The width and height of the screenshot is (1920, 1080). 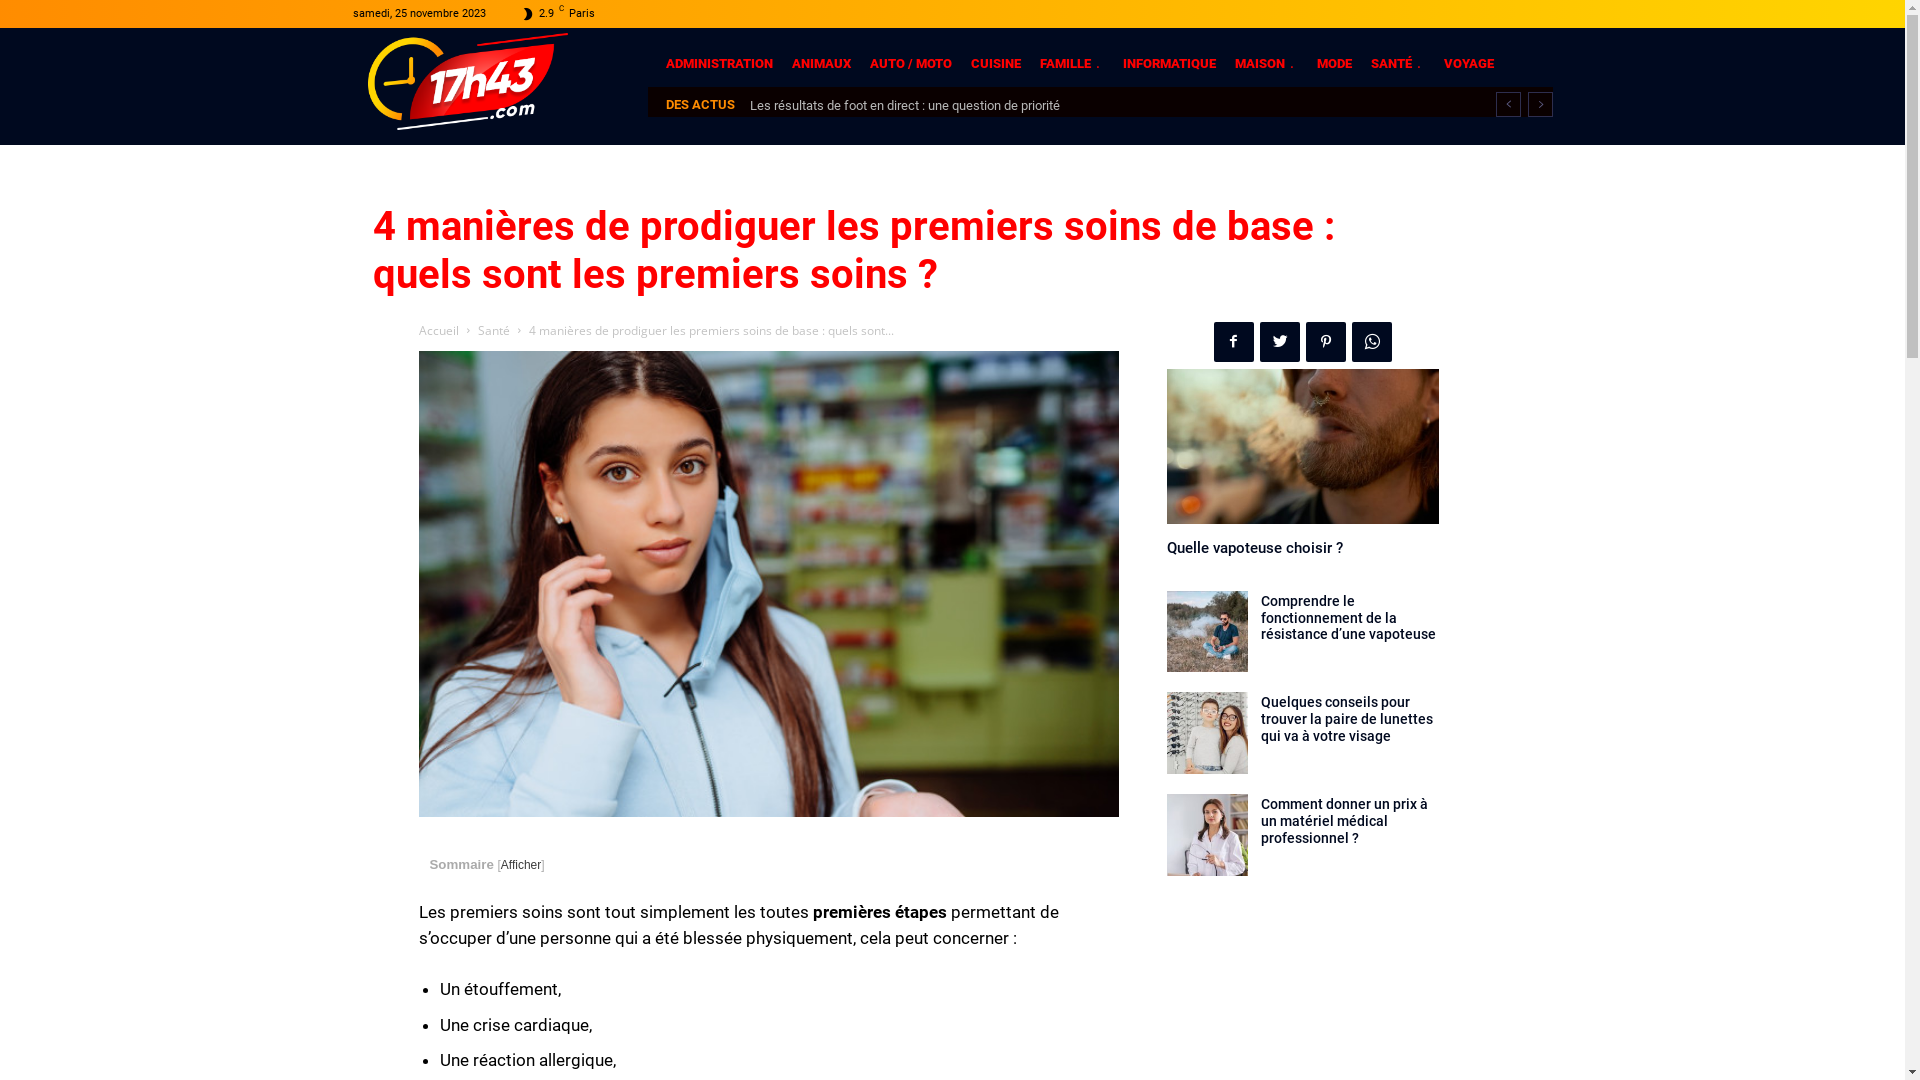 What do you see at coordinates (1070, 62) in the screenshot?
I see `'FAMILLE'` at bounding box center [1070, 62].